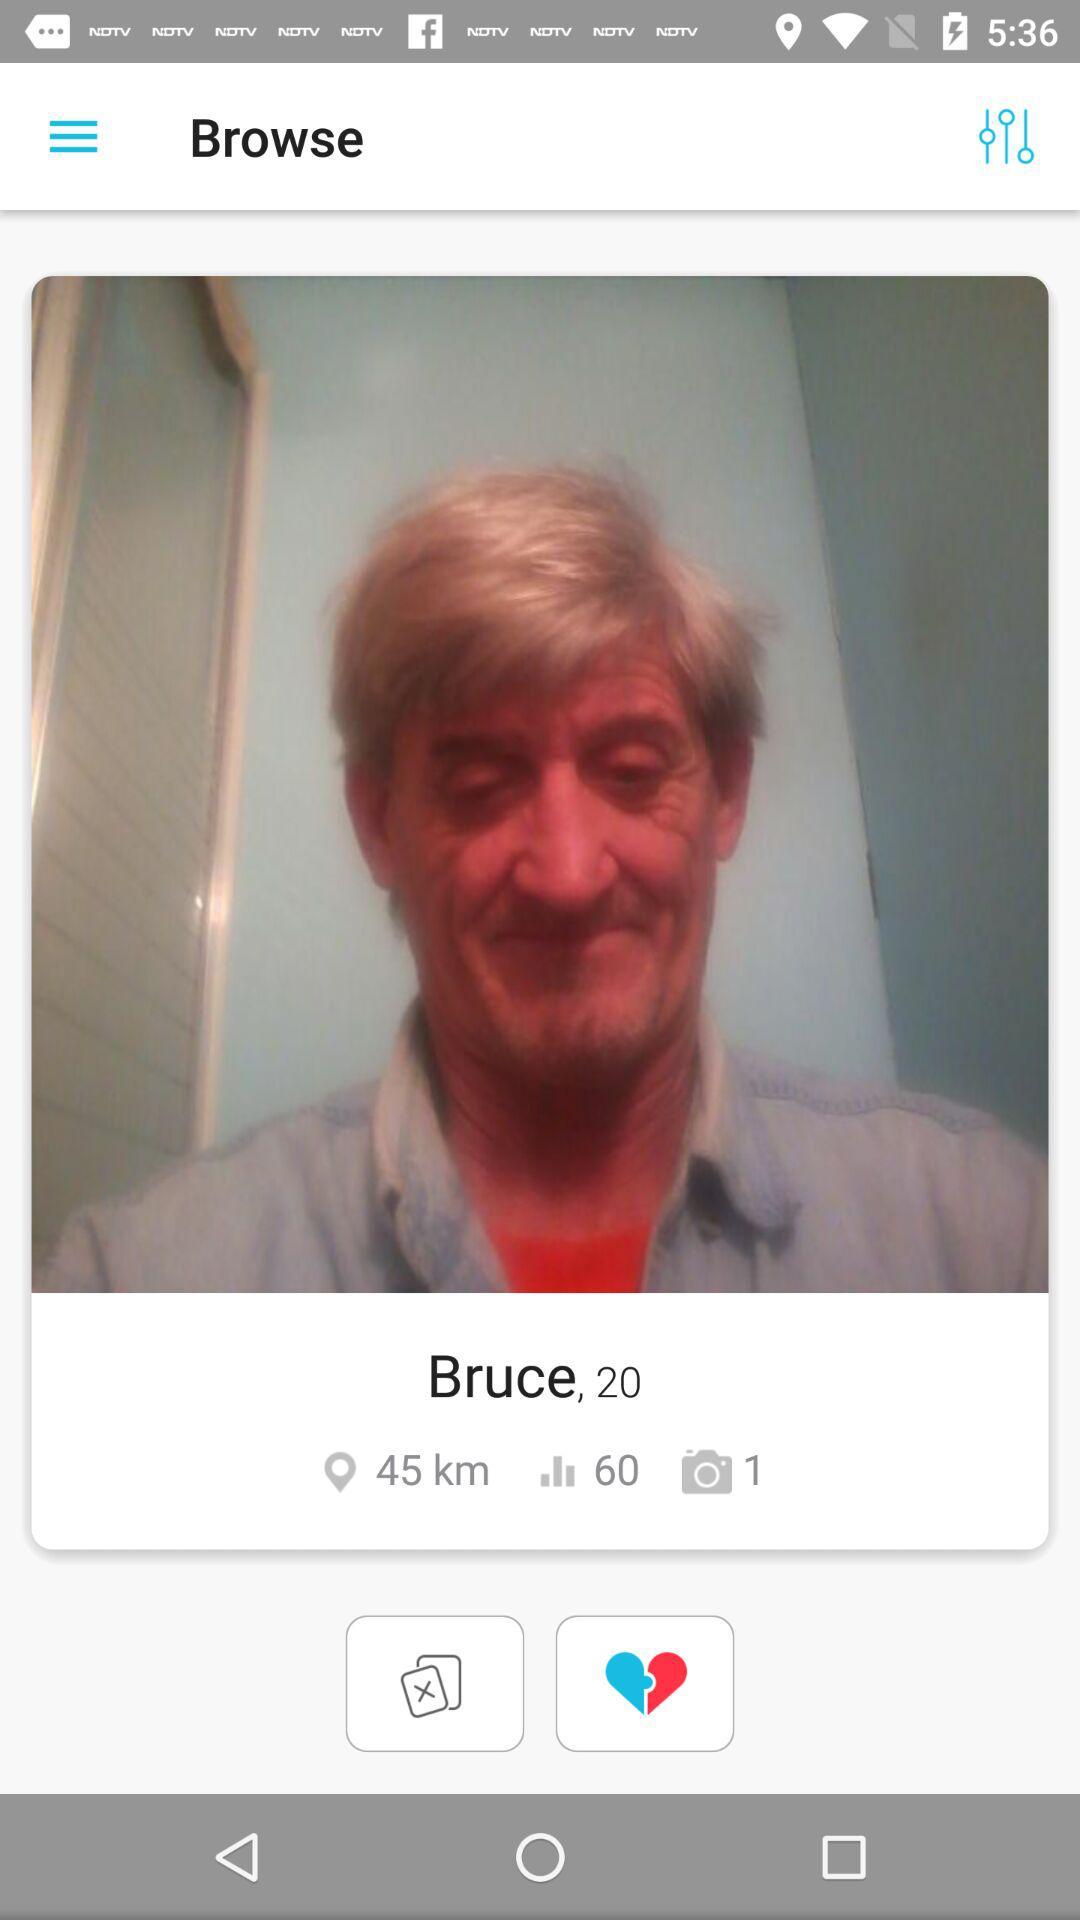 The height and width of the screenshot is (1920, 1080). What do you see at coordinates (72, 135) in the screenshot?
I see `item next to browse item` at bounding box center [72, 135].